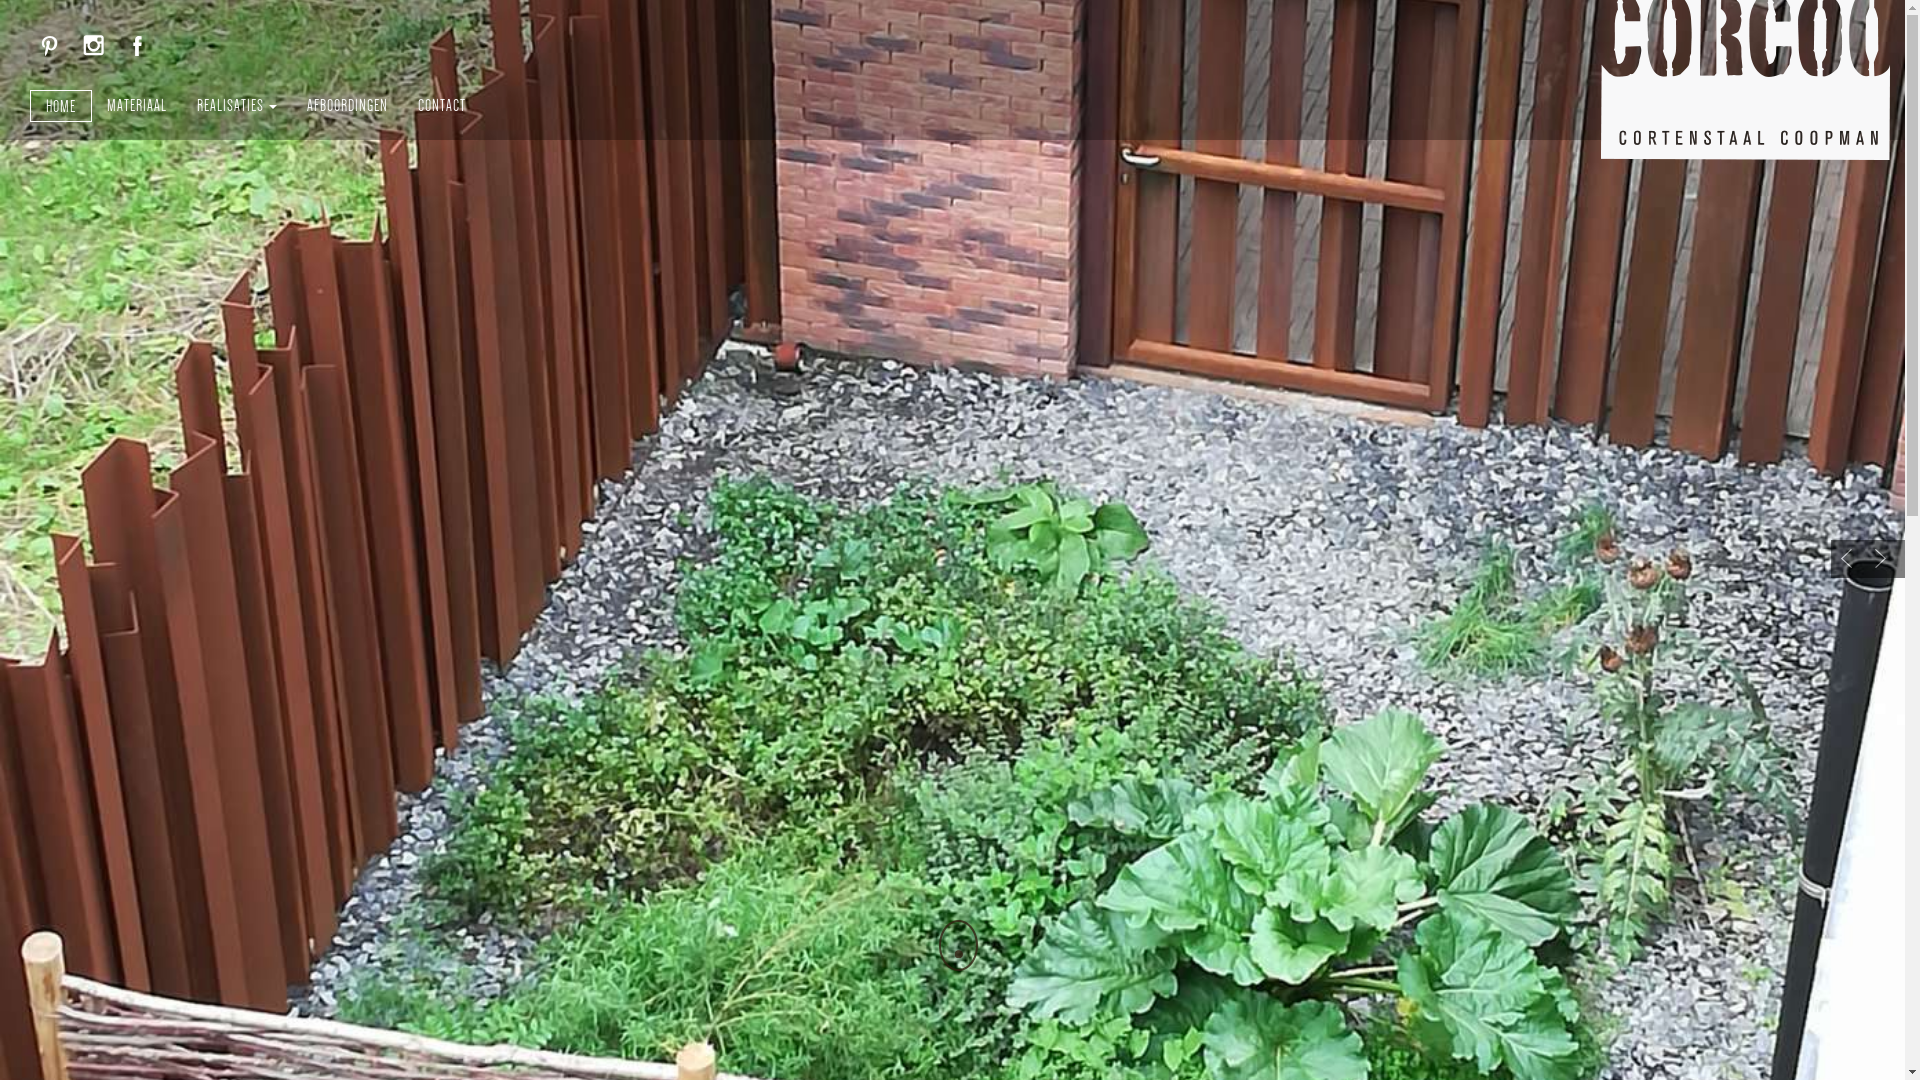 The image size is (1920, 1080). Describe the element at coordinates (0, 0) in the screenshot. I see `'Skip to main content'` at that location.